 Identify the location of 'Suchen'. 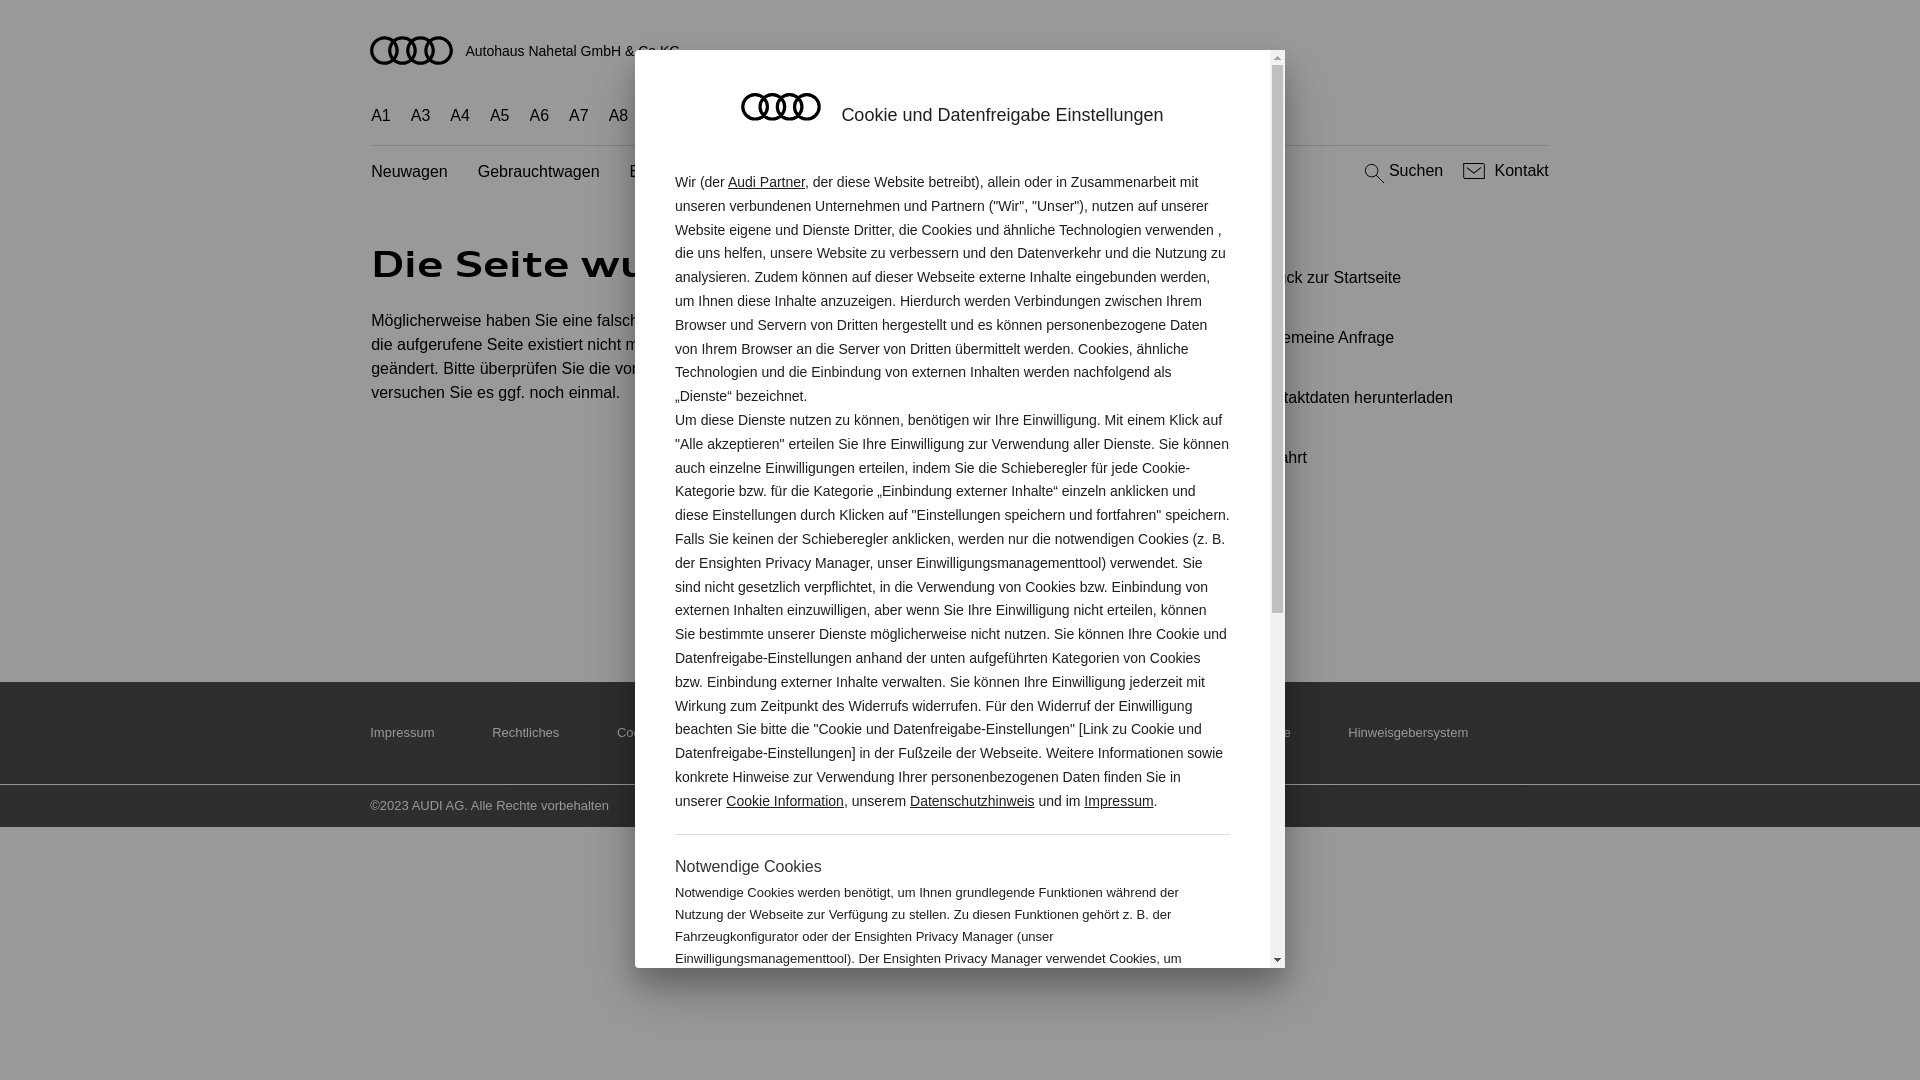
(1400, 170).